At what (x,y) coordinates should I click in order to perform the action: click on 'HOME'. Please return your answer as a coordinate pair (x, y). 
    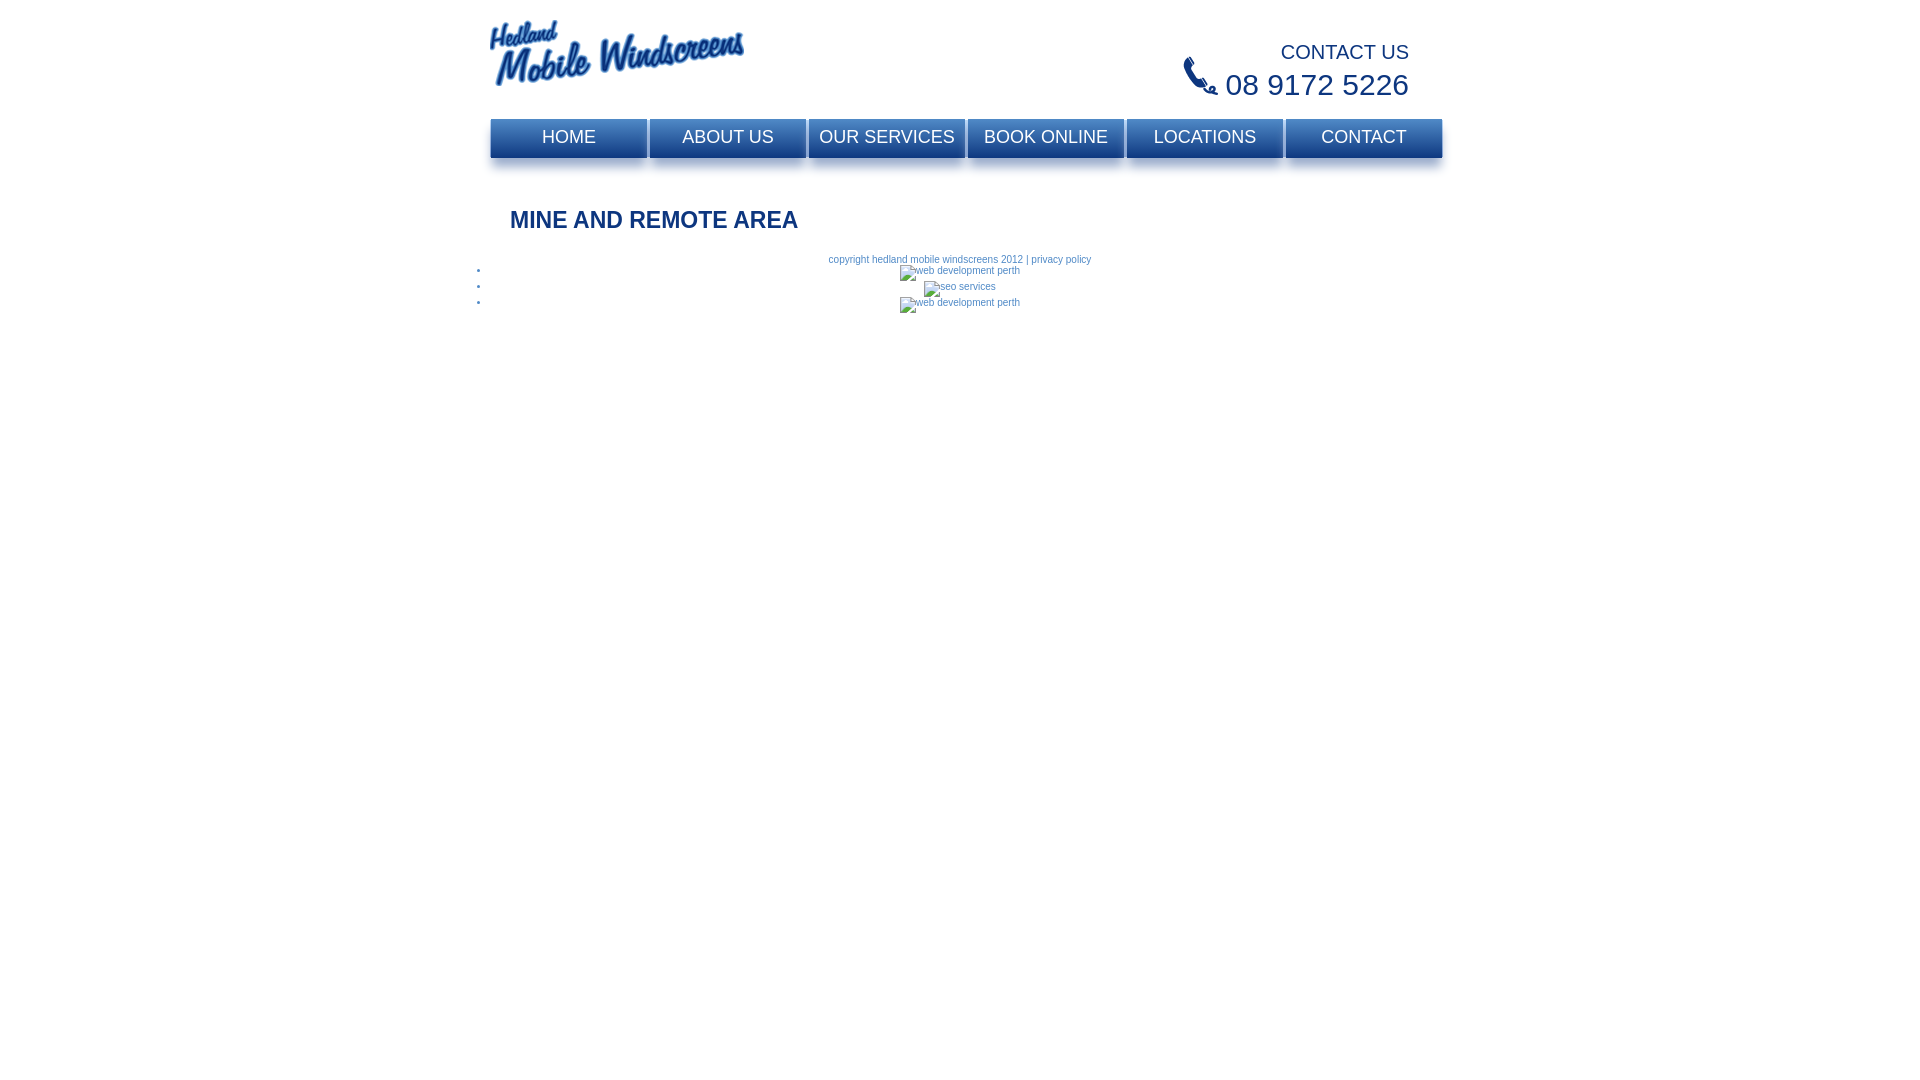
    Looking at the image, I should click on (568, 137).